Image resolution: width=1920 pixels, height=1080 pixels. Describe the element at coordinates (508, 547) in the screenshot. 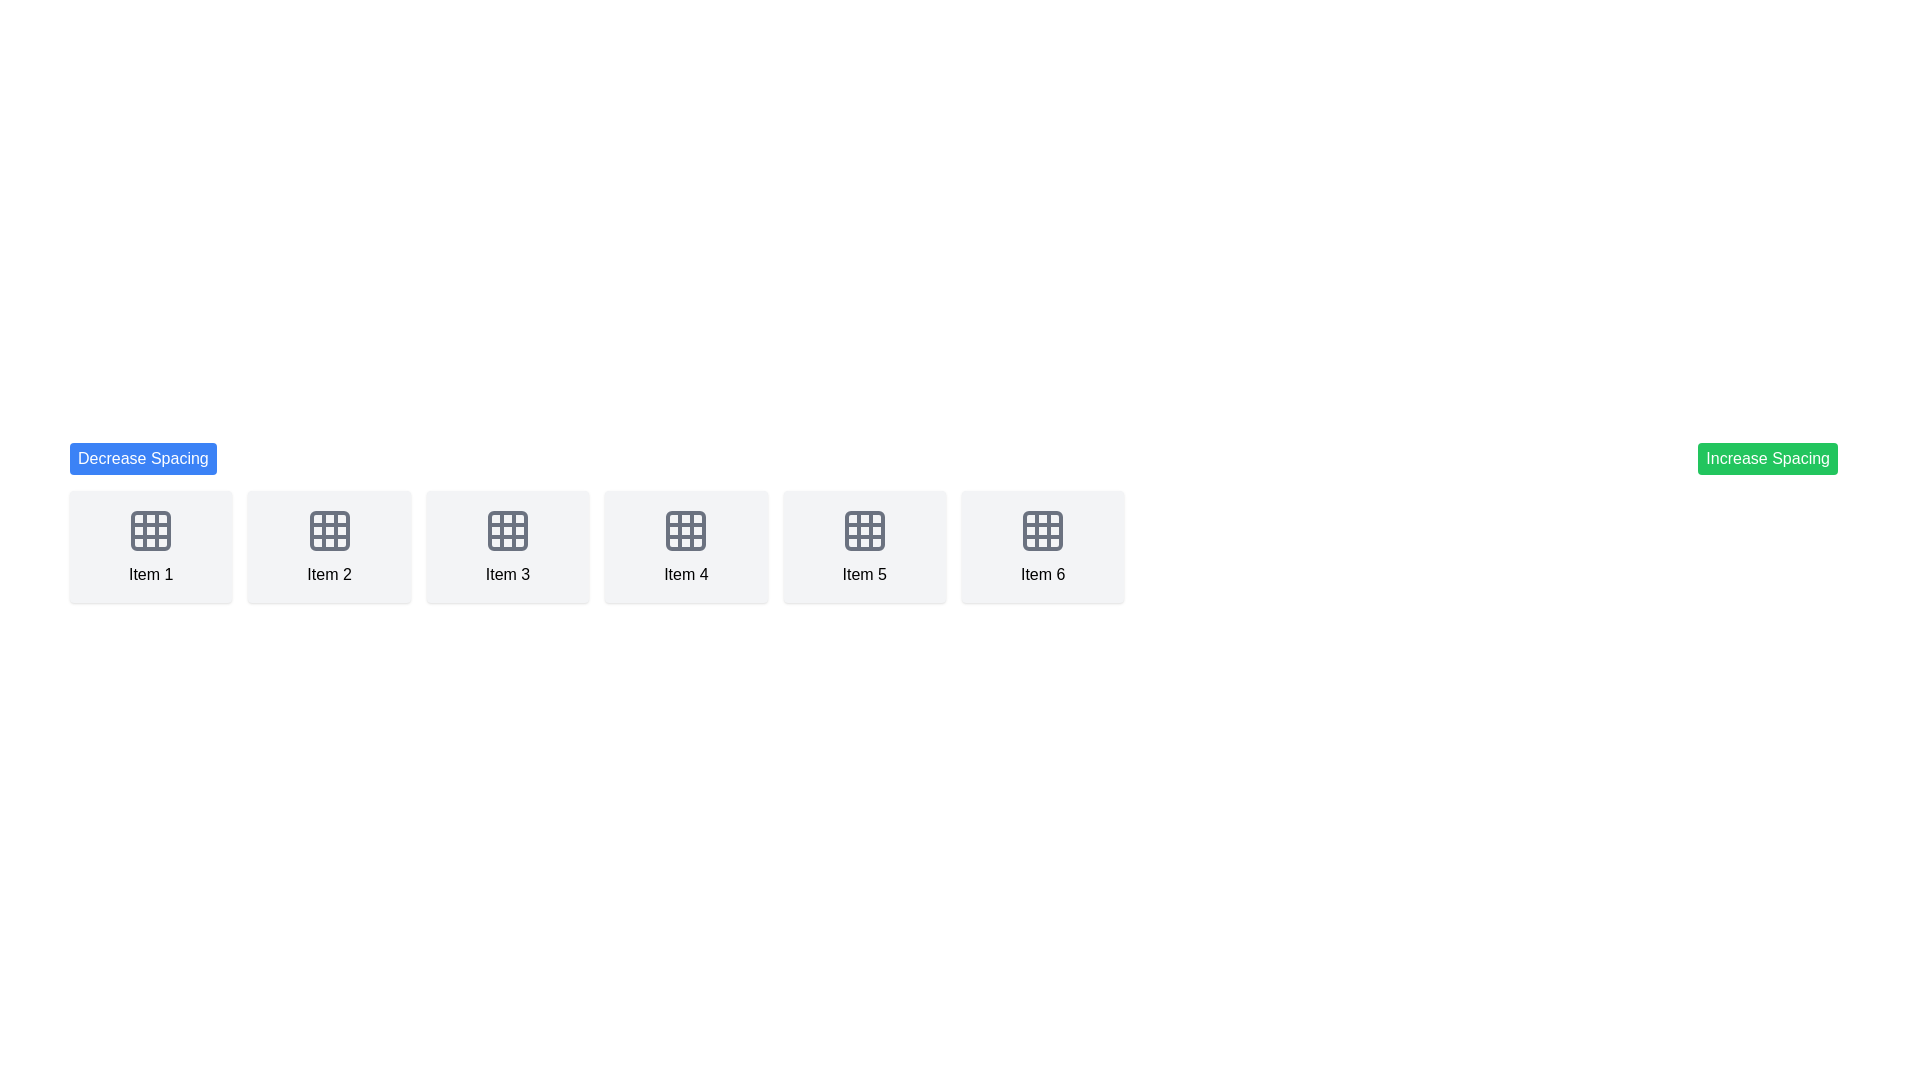

I see `the display card representing 'Item 3' in the grid layout, positioned between 'Item 2' and 'Item 4'` at that location.